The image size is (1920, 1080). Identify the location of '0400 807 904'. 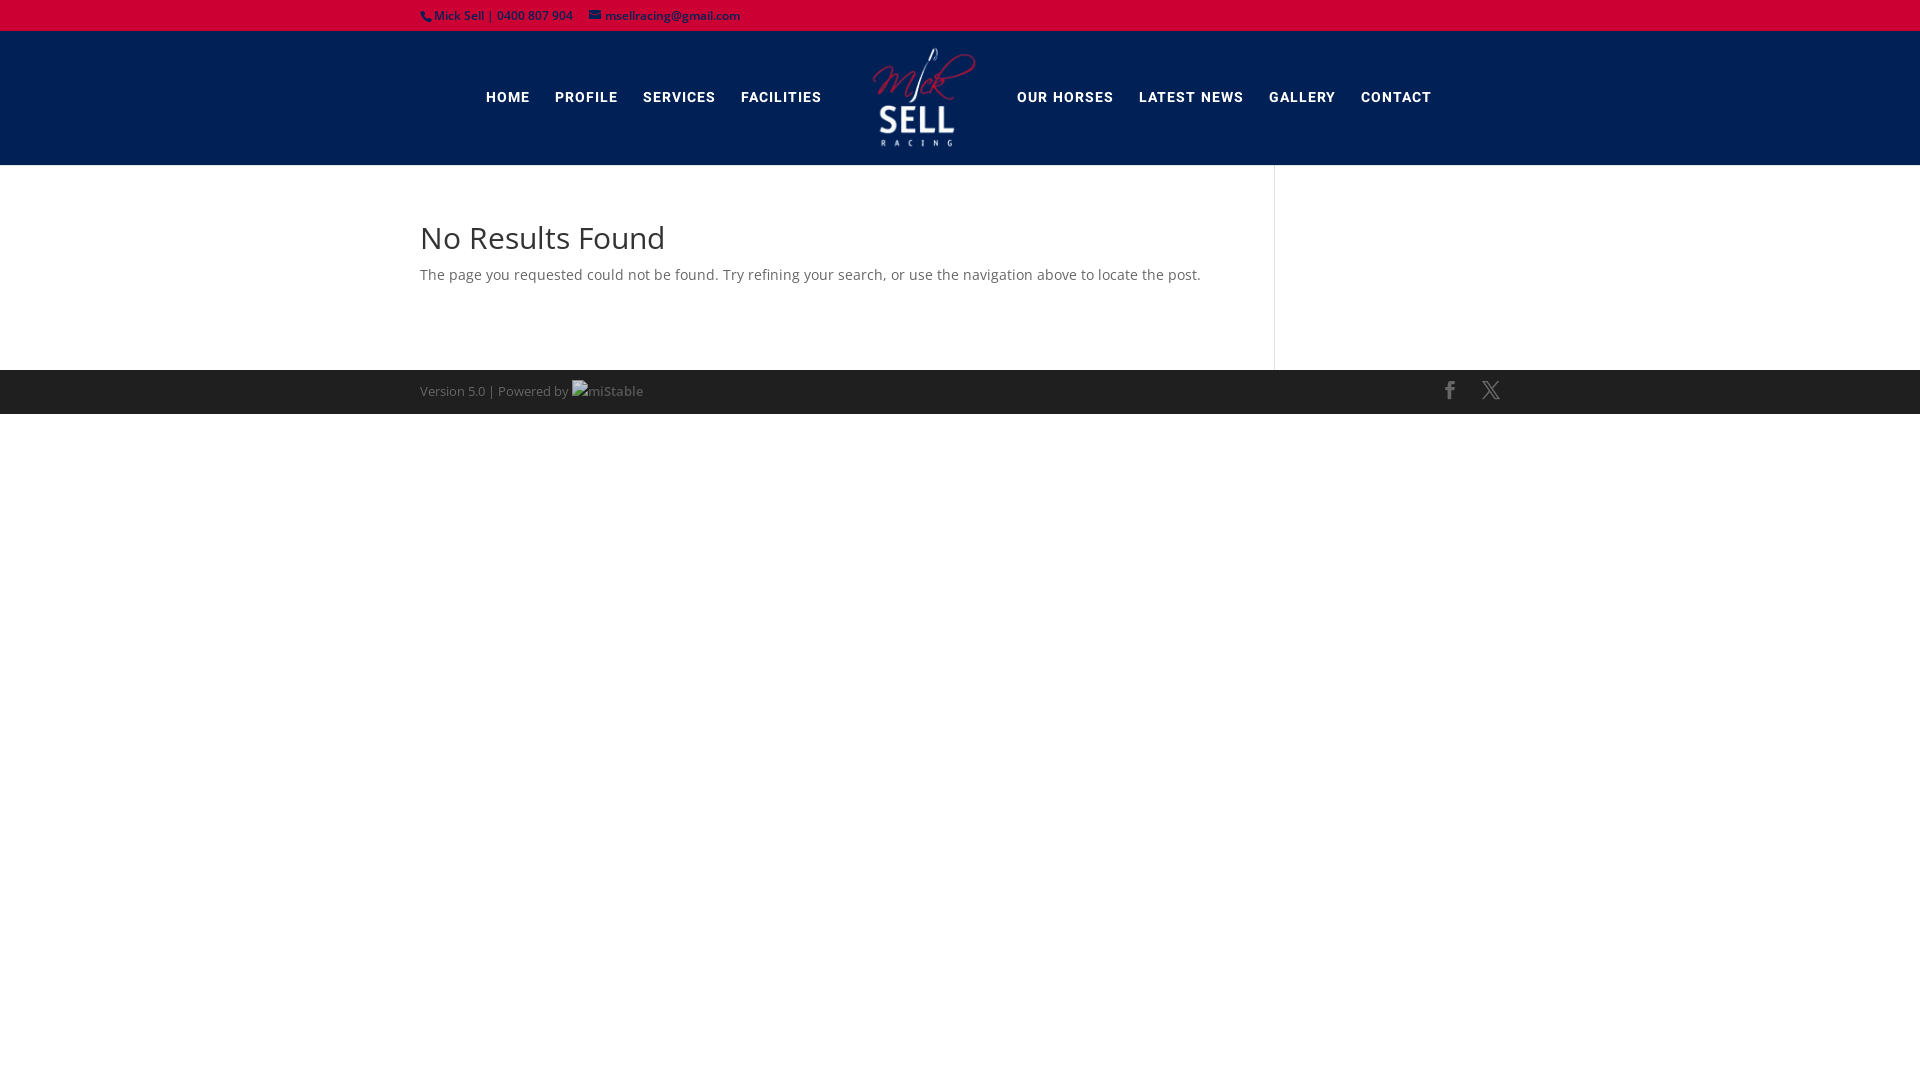
(534, 15).